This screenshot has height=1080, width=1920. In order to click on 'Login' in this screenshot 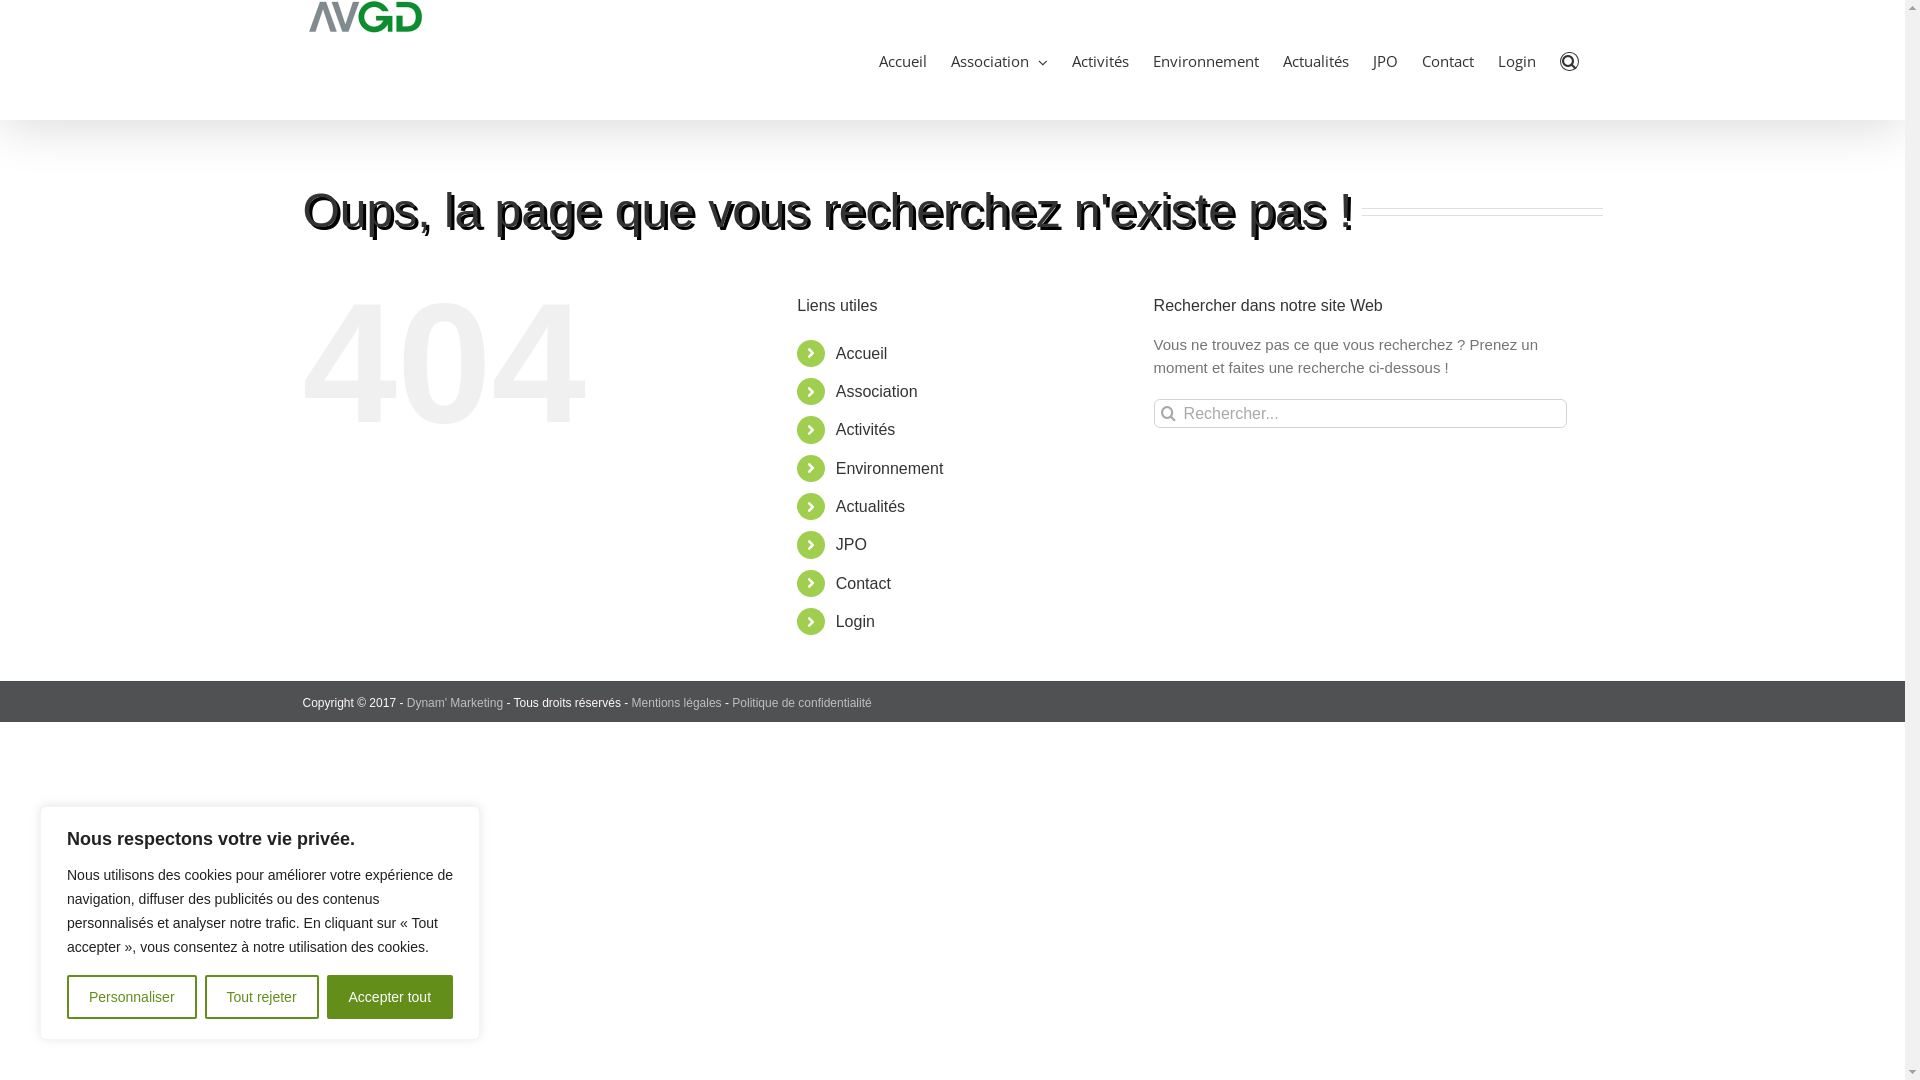, I will do `click(855, 620)`.